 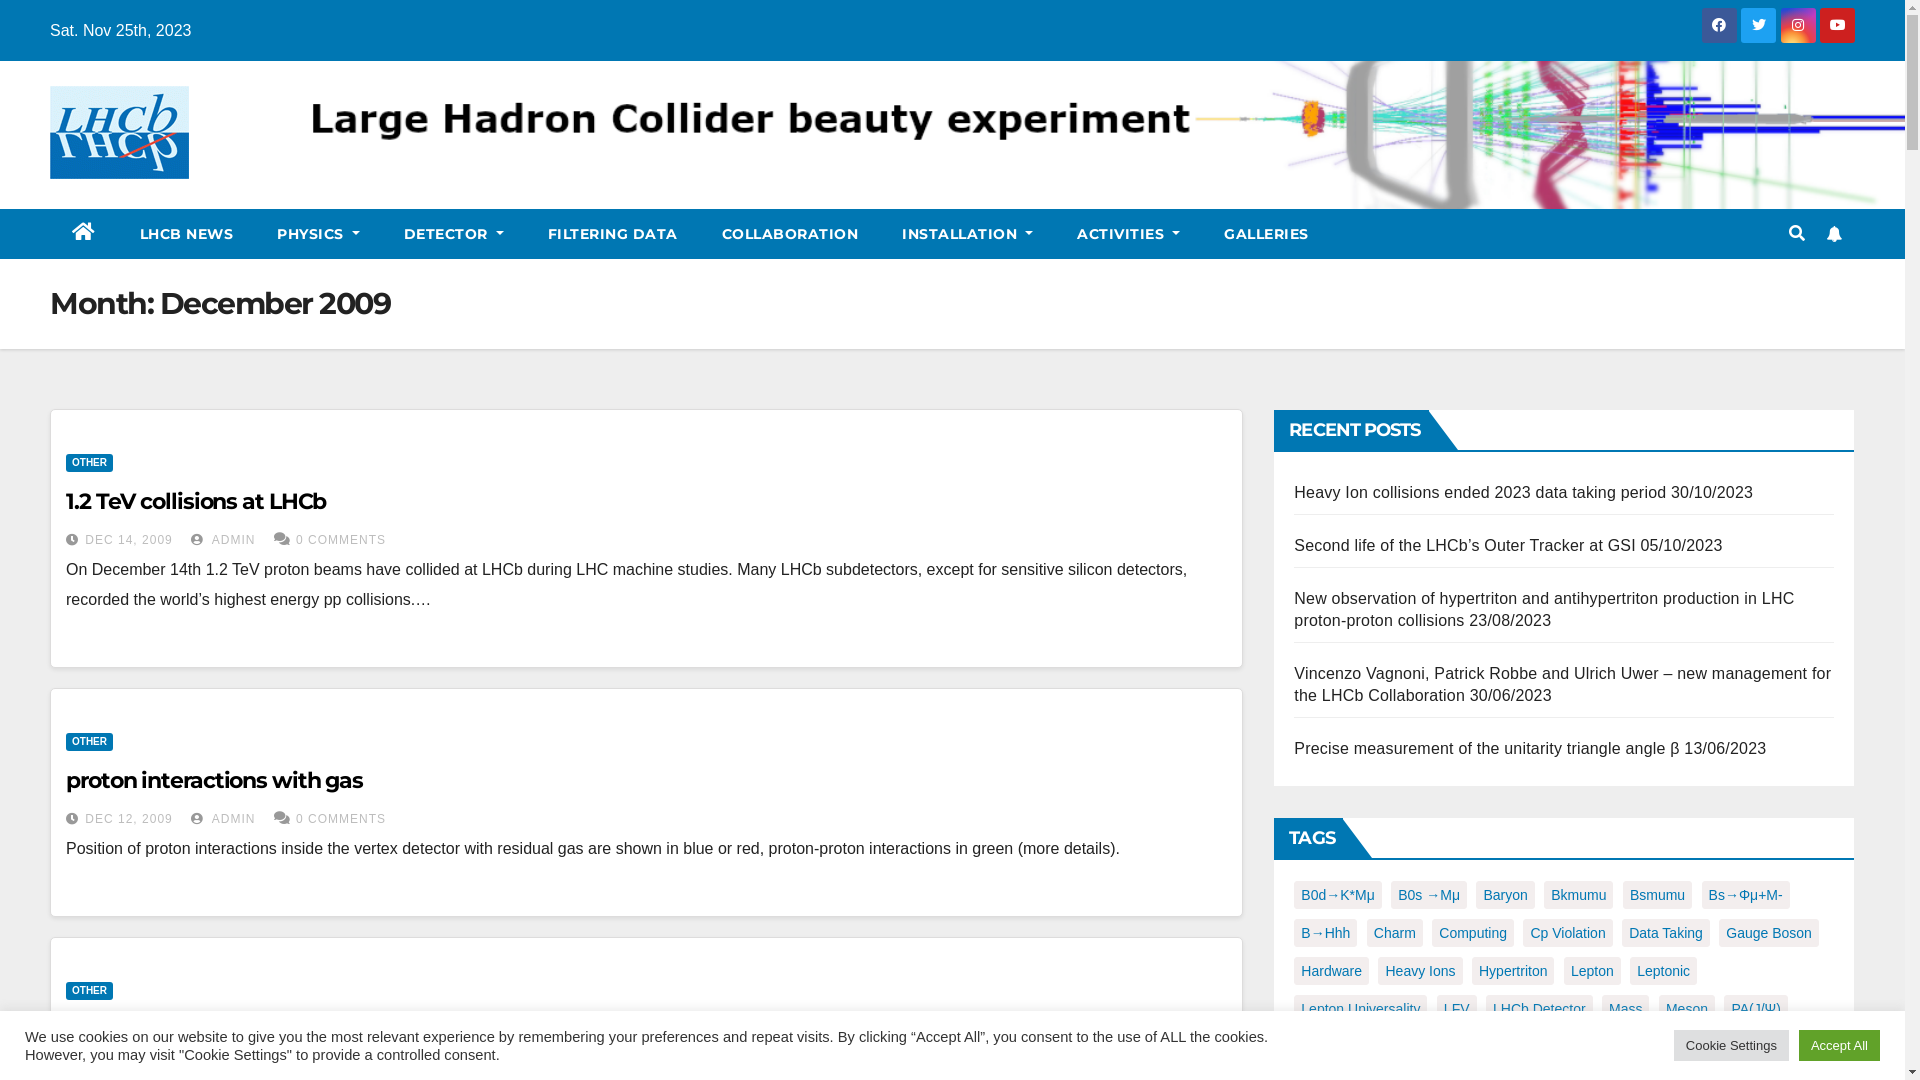 I want to click on 'DETECTOR', so click(x=453, y=233).